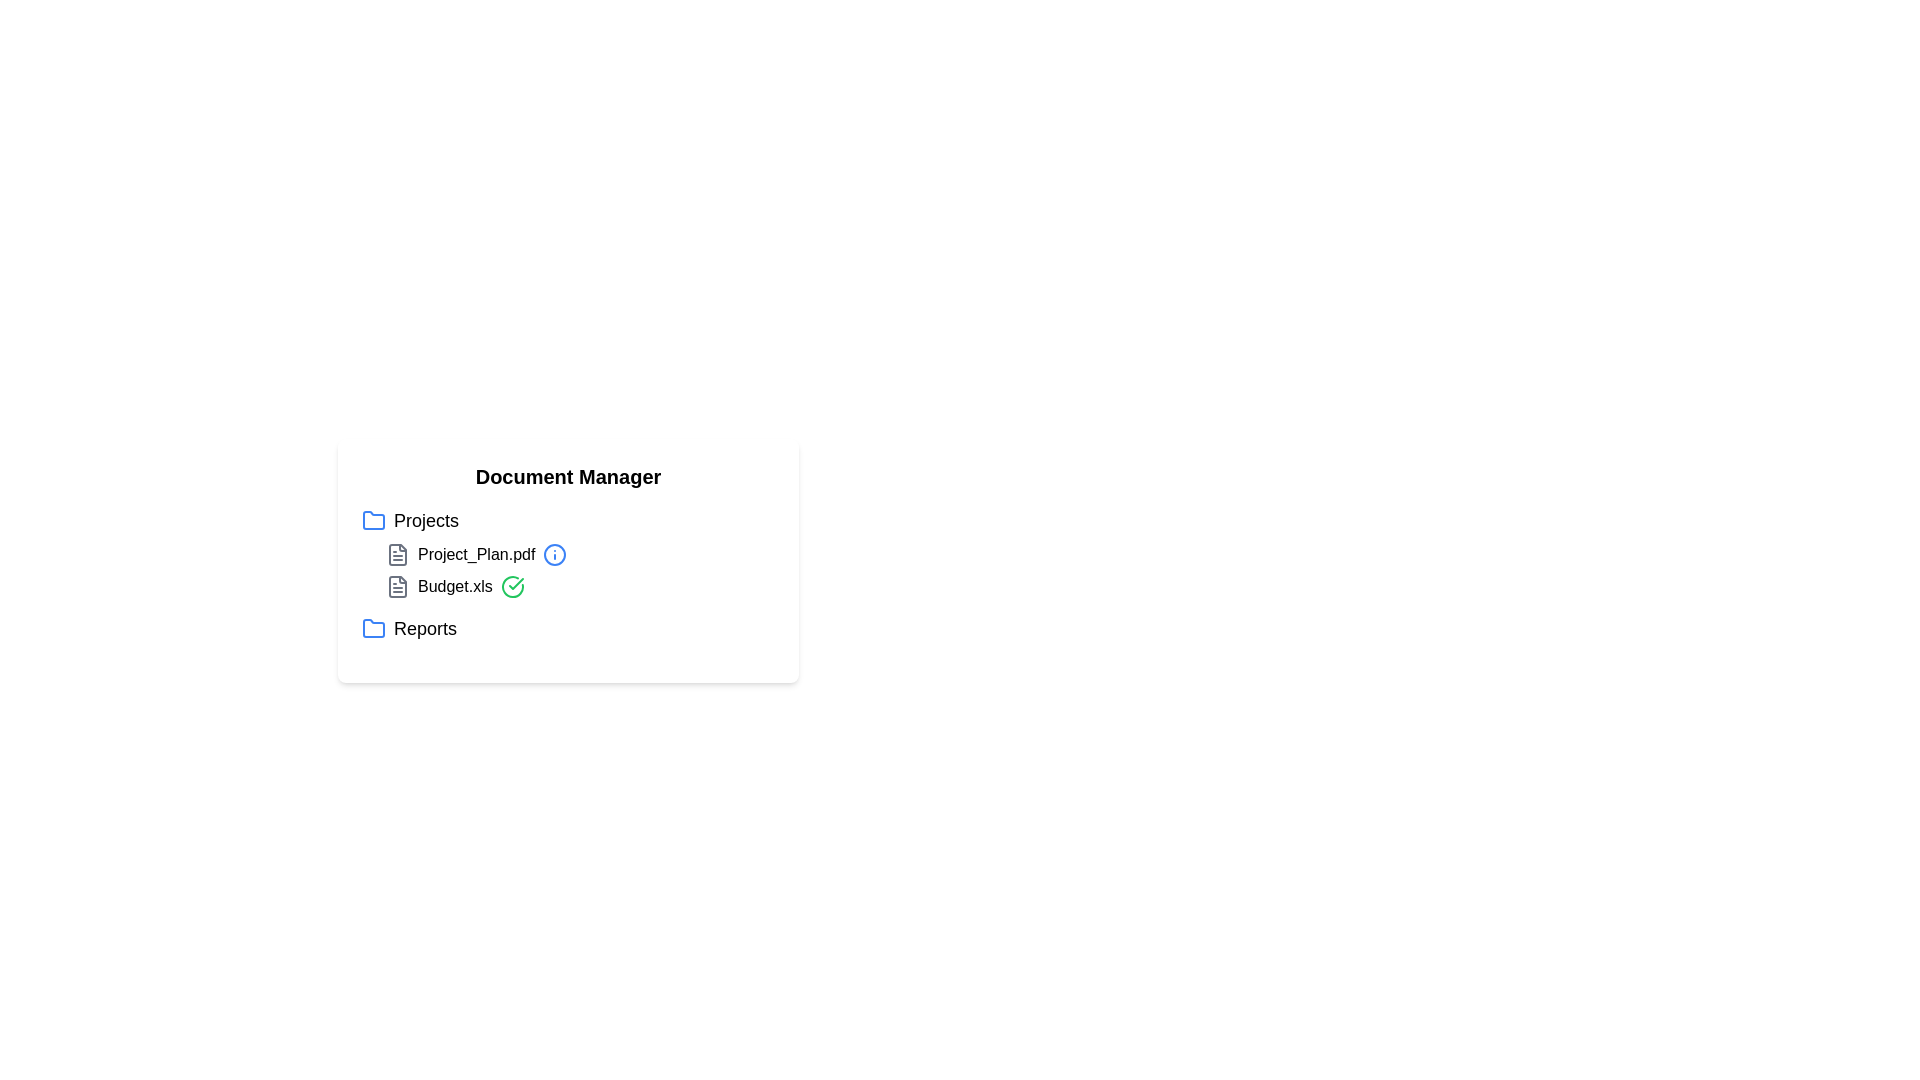  I want to click on the icon corresponding to Reports, so click(374, 627).